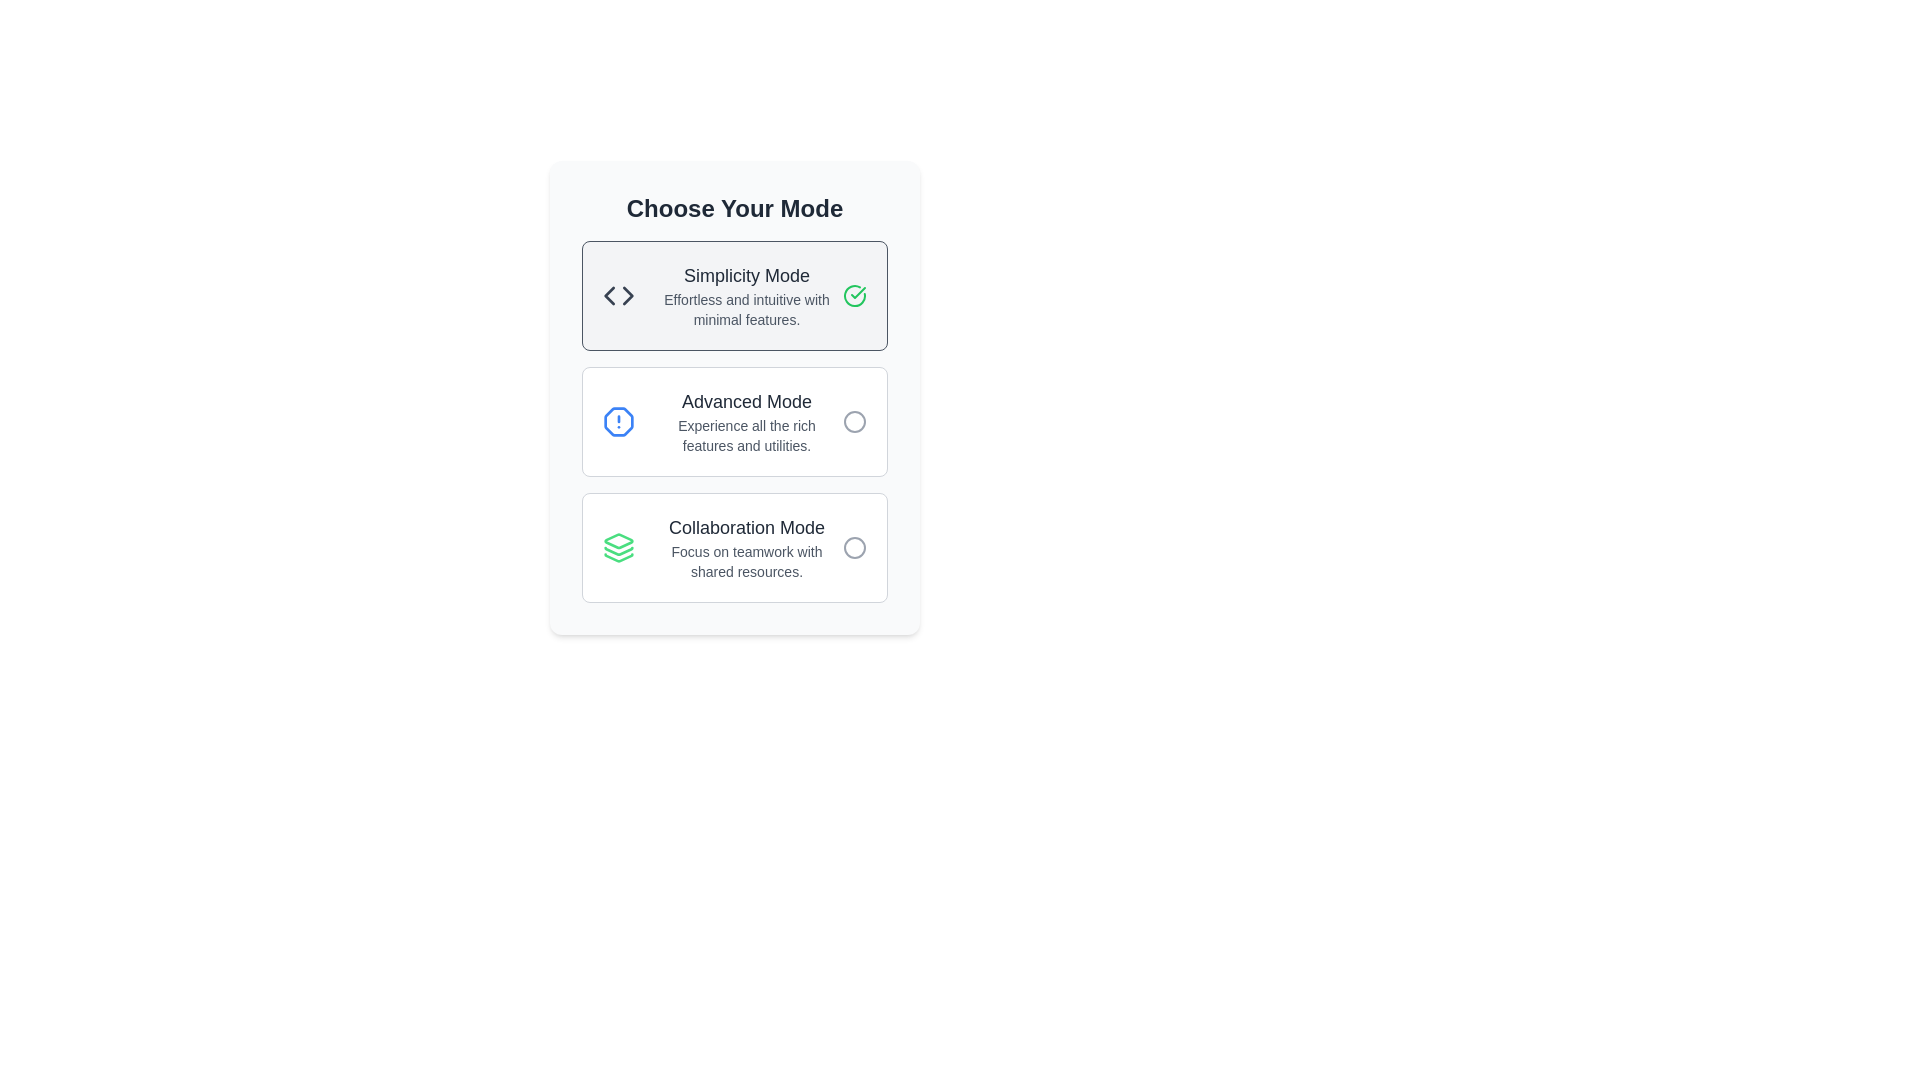 Image resolution: width=1920 pixels, height=1080 pixels. Describe the element at coordinates (746, 420) in the screenshot. I see `the text display element that has the title 'Advanced Mode' and the description 'Experience all the rich features and utilities', which is the second option in the vertical list of selectable cards in the modal titled 'Choose Your Mode'` at that location.